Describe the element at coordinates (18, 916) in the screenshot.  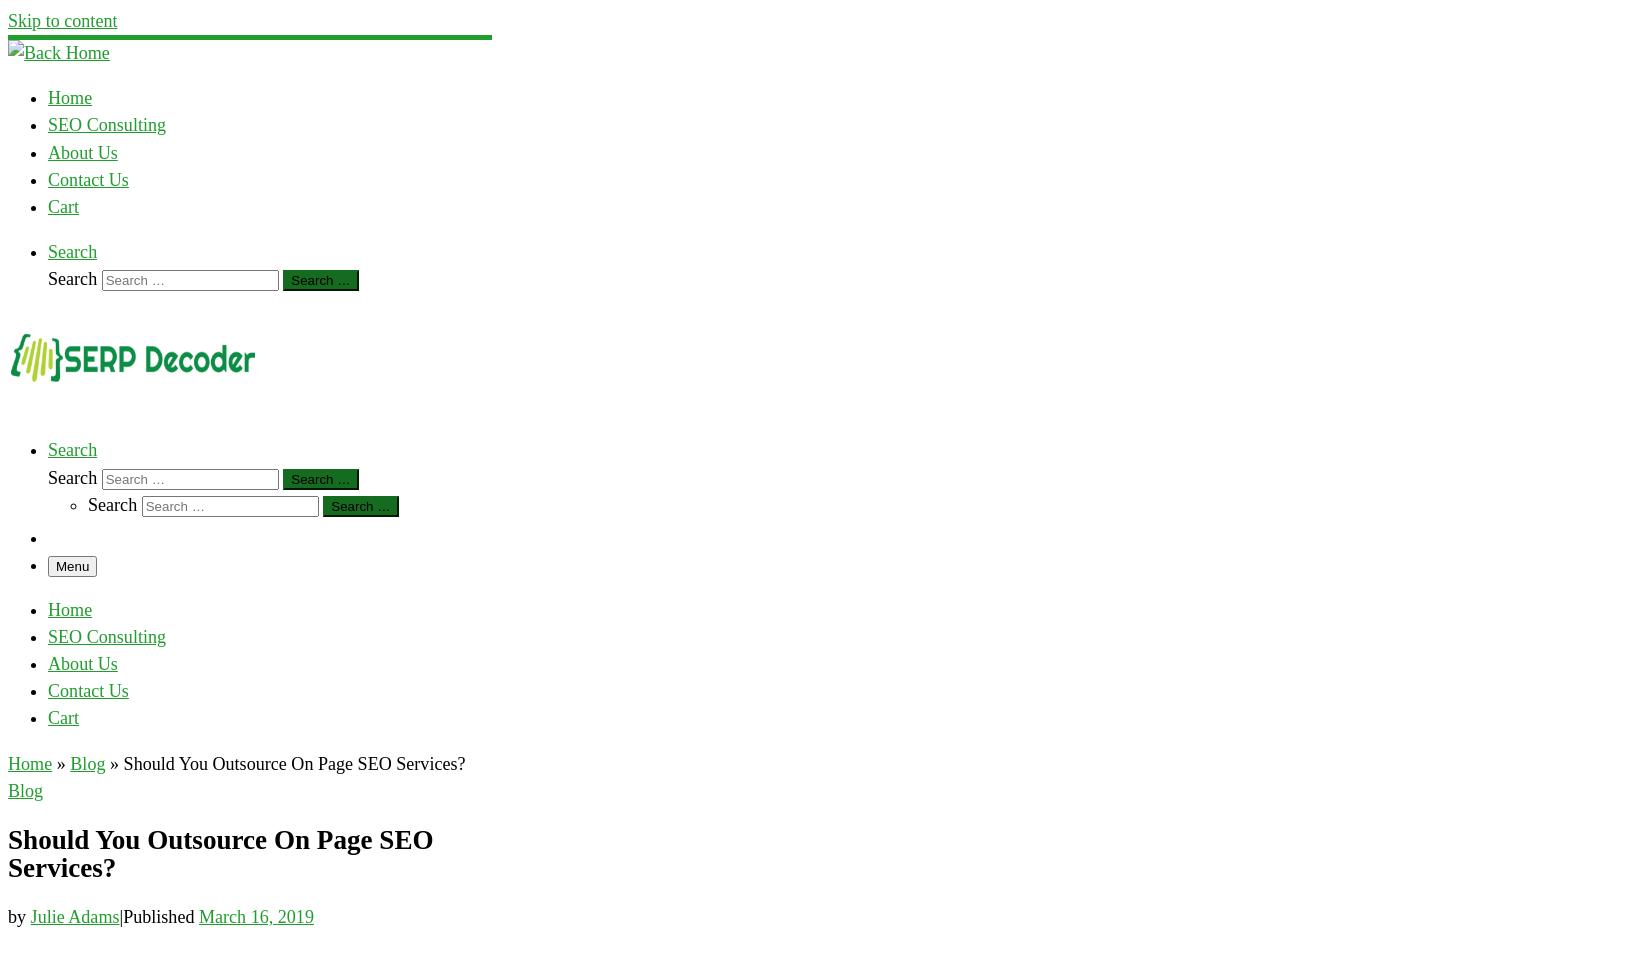
I see `'by'` at that location.